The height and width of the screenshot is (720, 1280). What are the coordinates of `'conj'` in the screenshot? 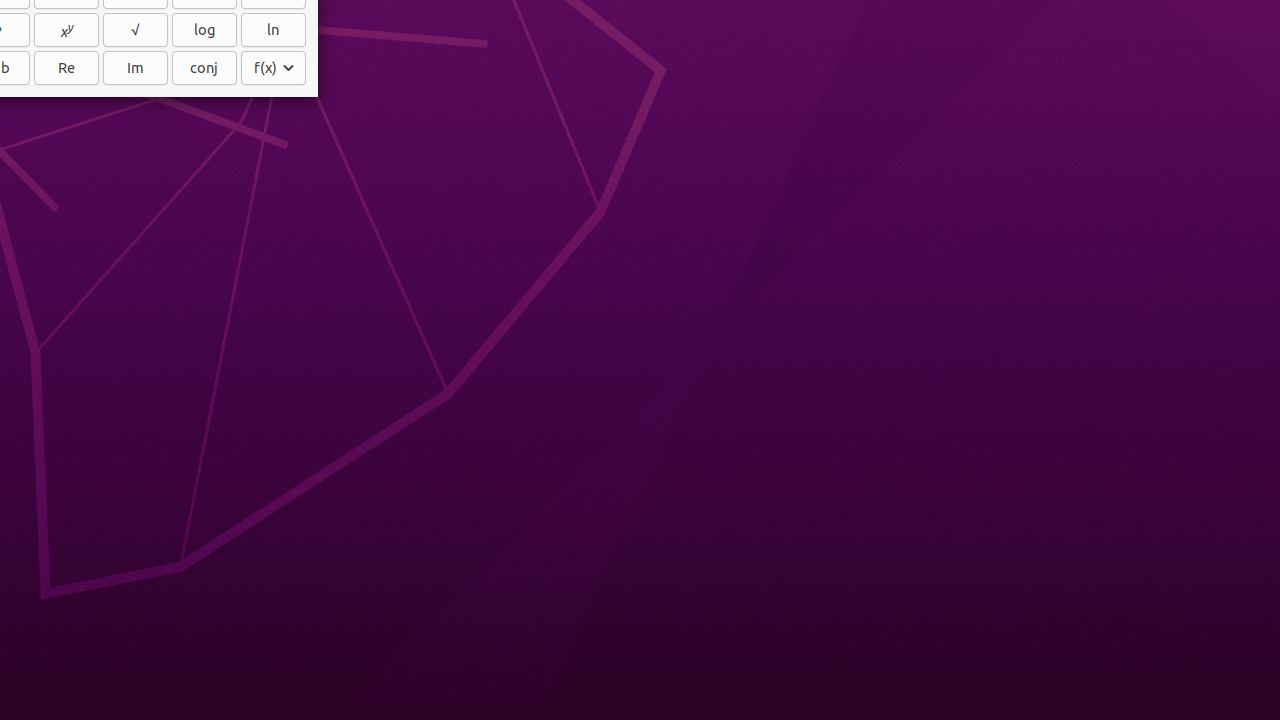 It's located at (204, 66).